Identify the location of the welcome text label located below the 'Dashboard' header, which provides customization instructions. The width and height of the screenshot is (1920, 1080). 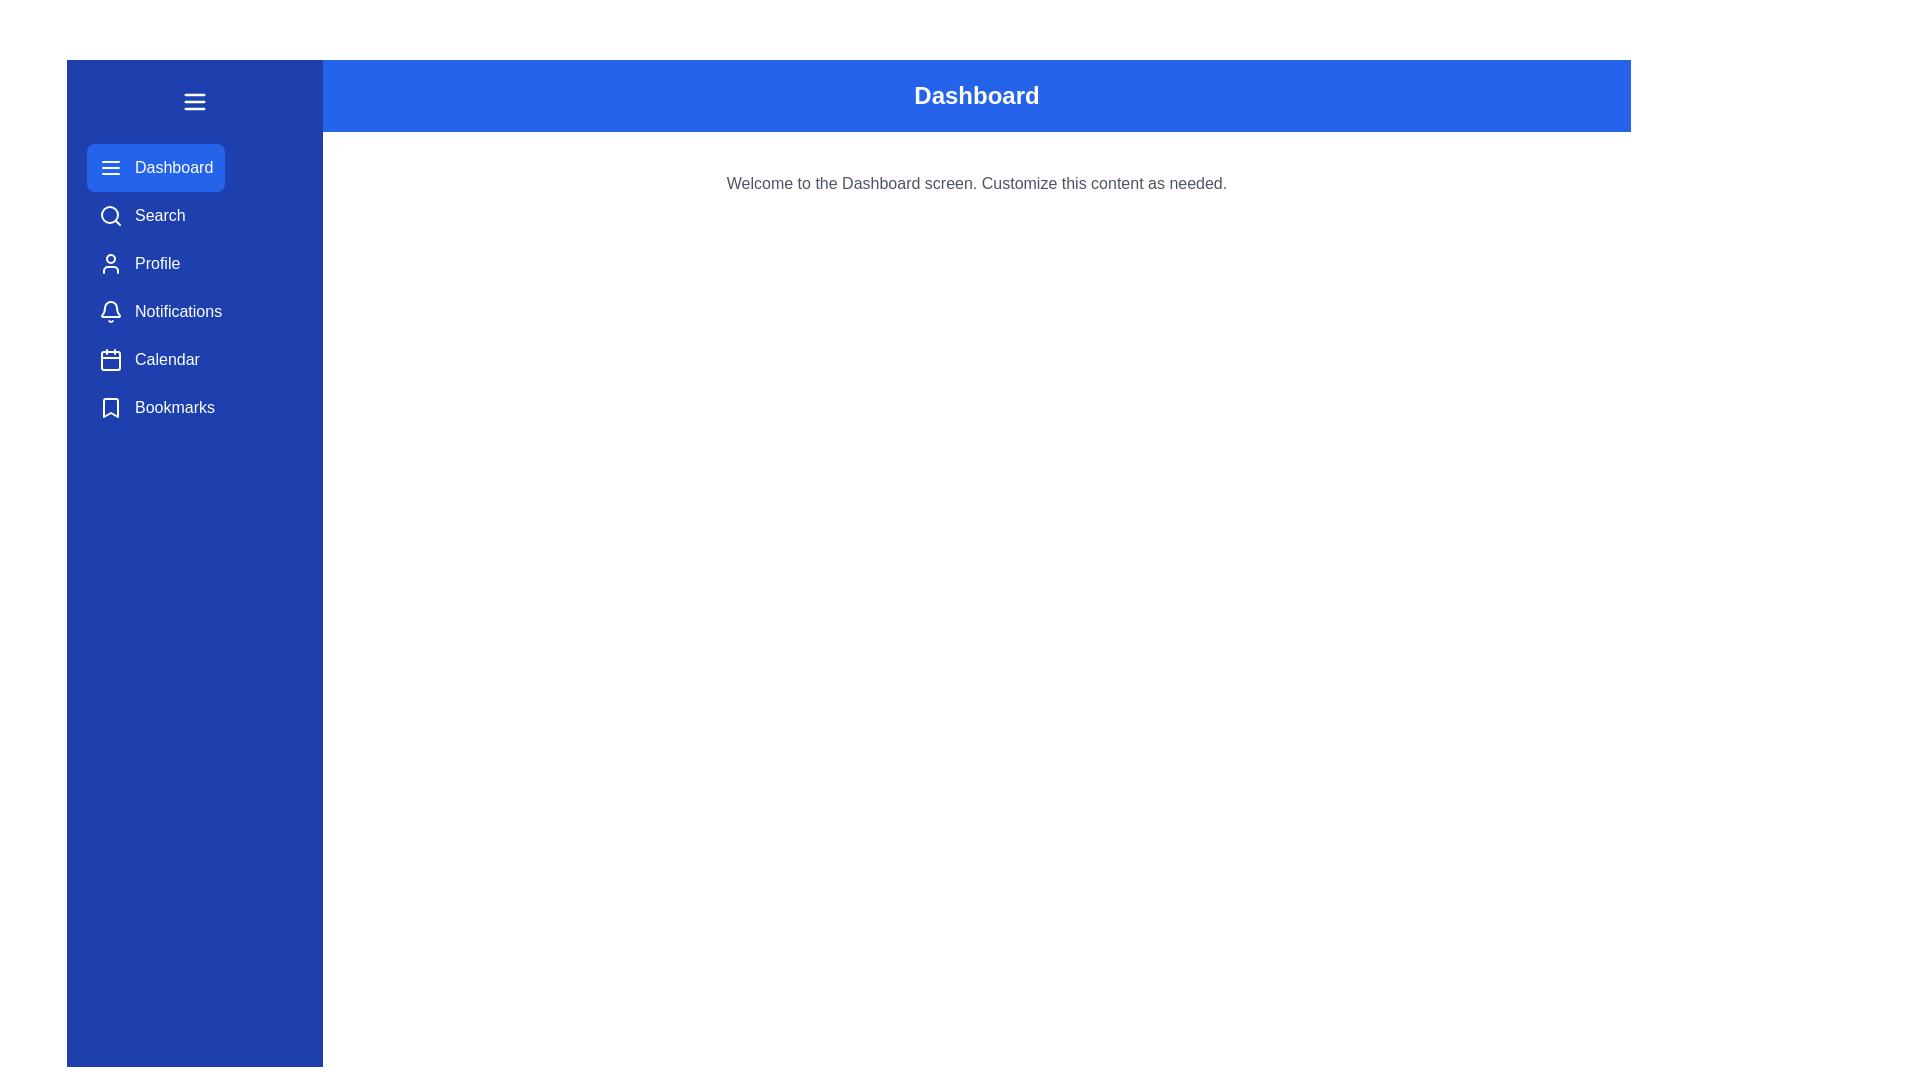
(977, 184).